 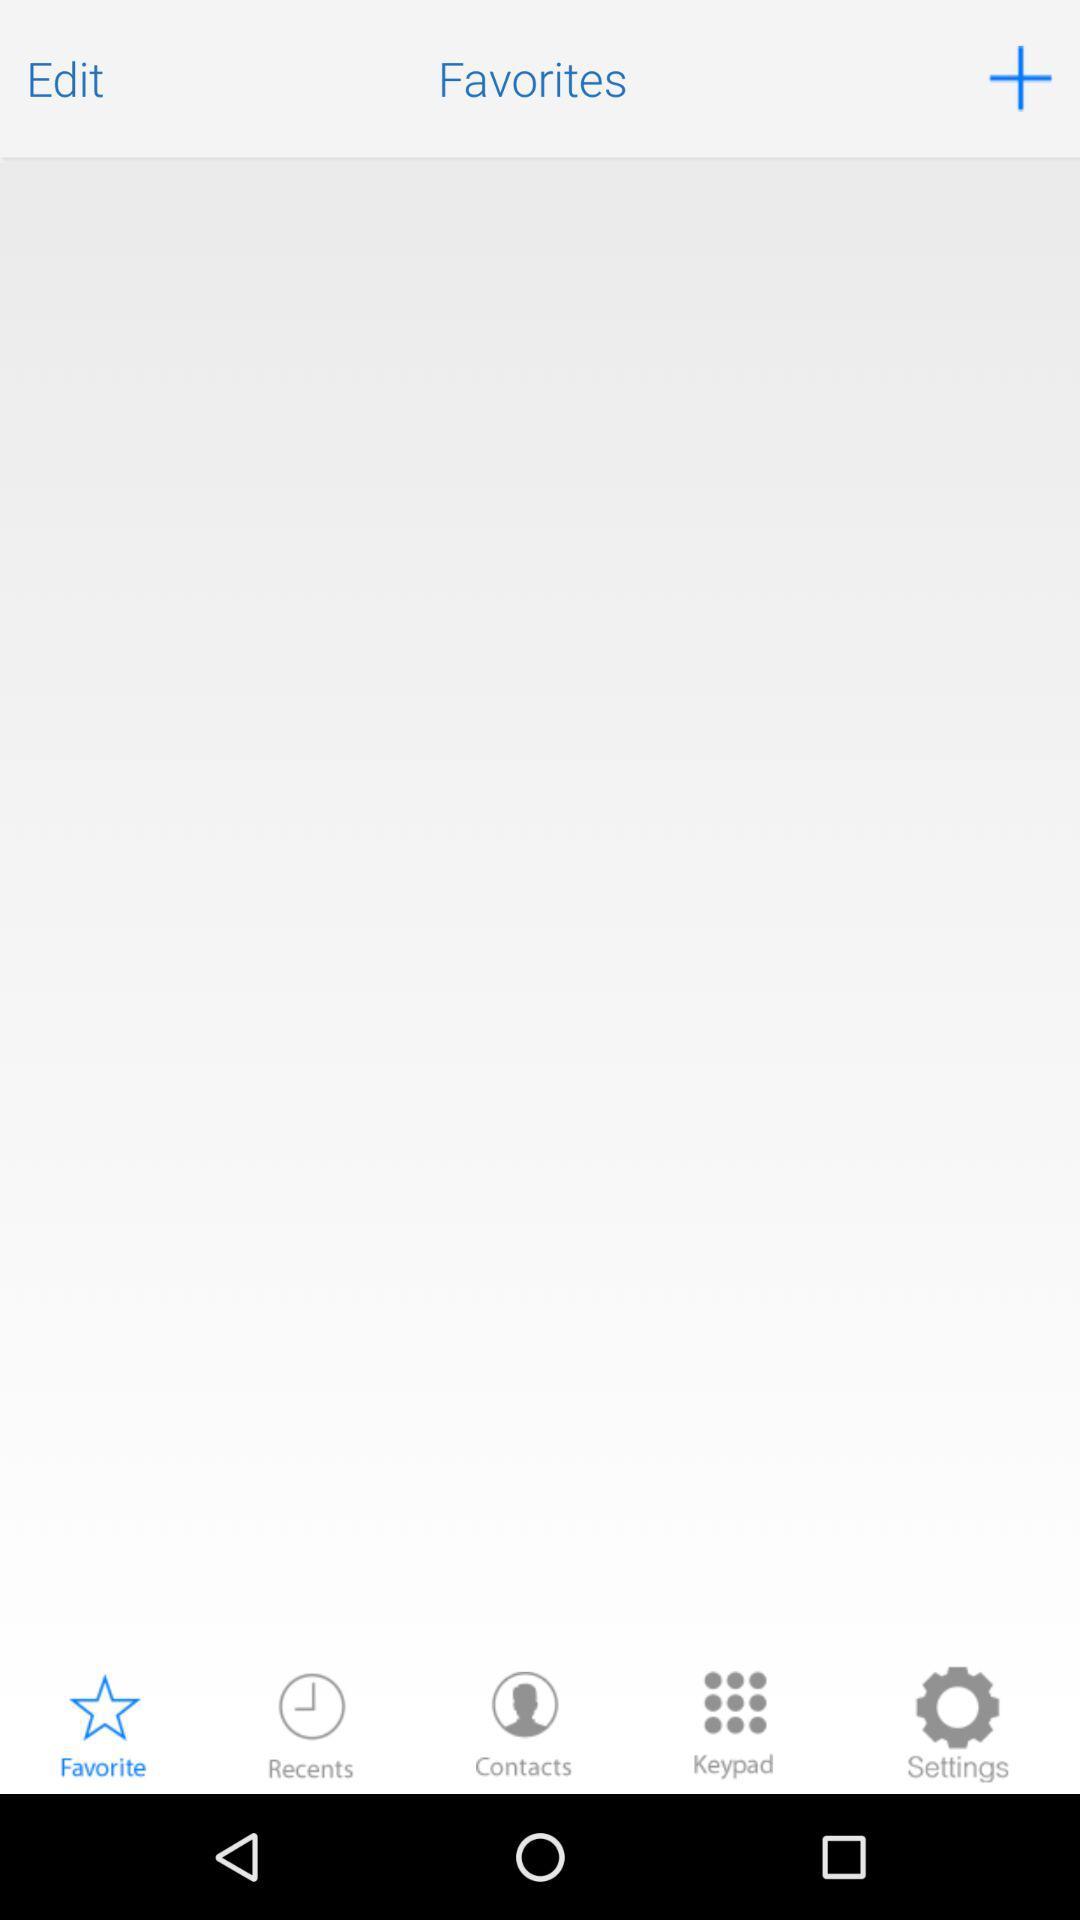 I want to click on open keypad, so click(x=733, y=1723).